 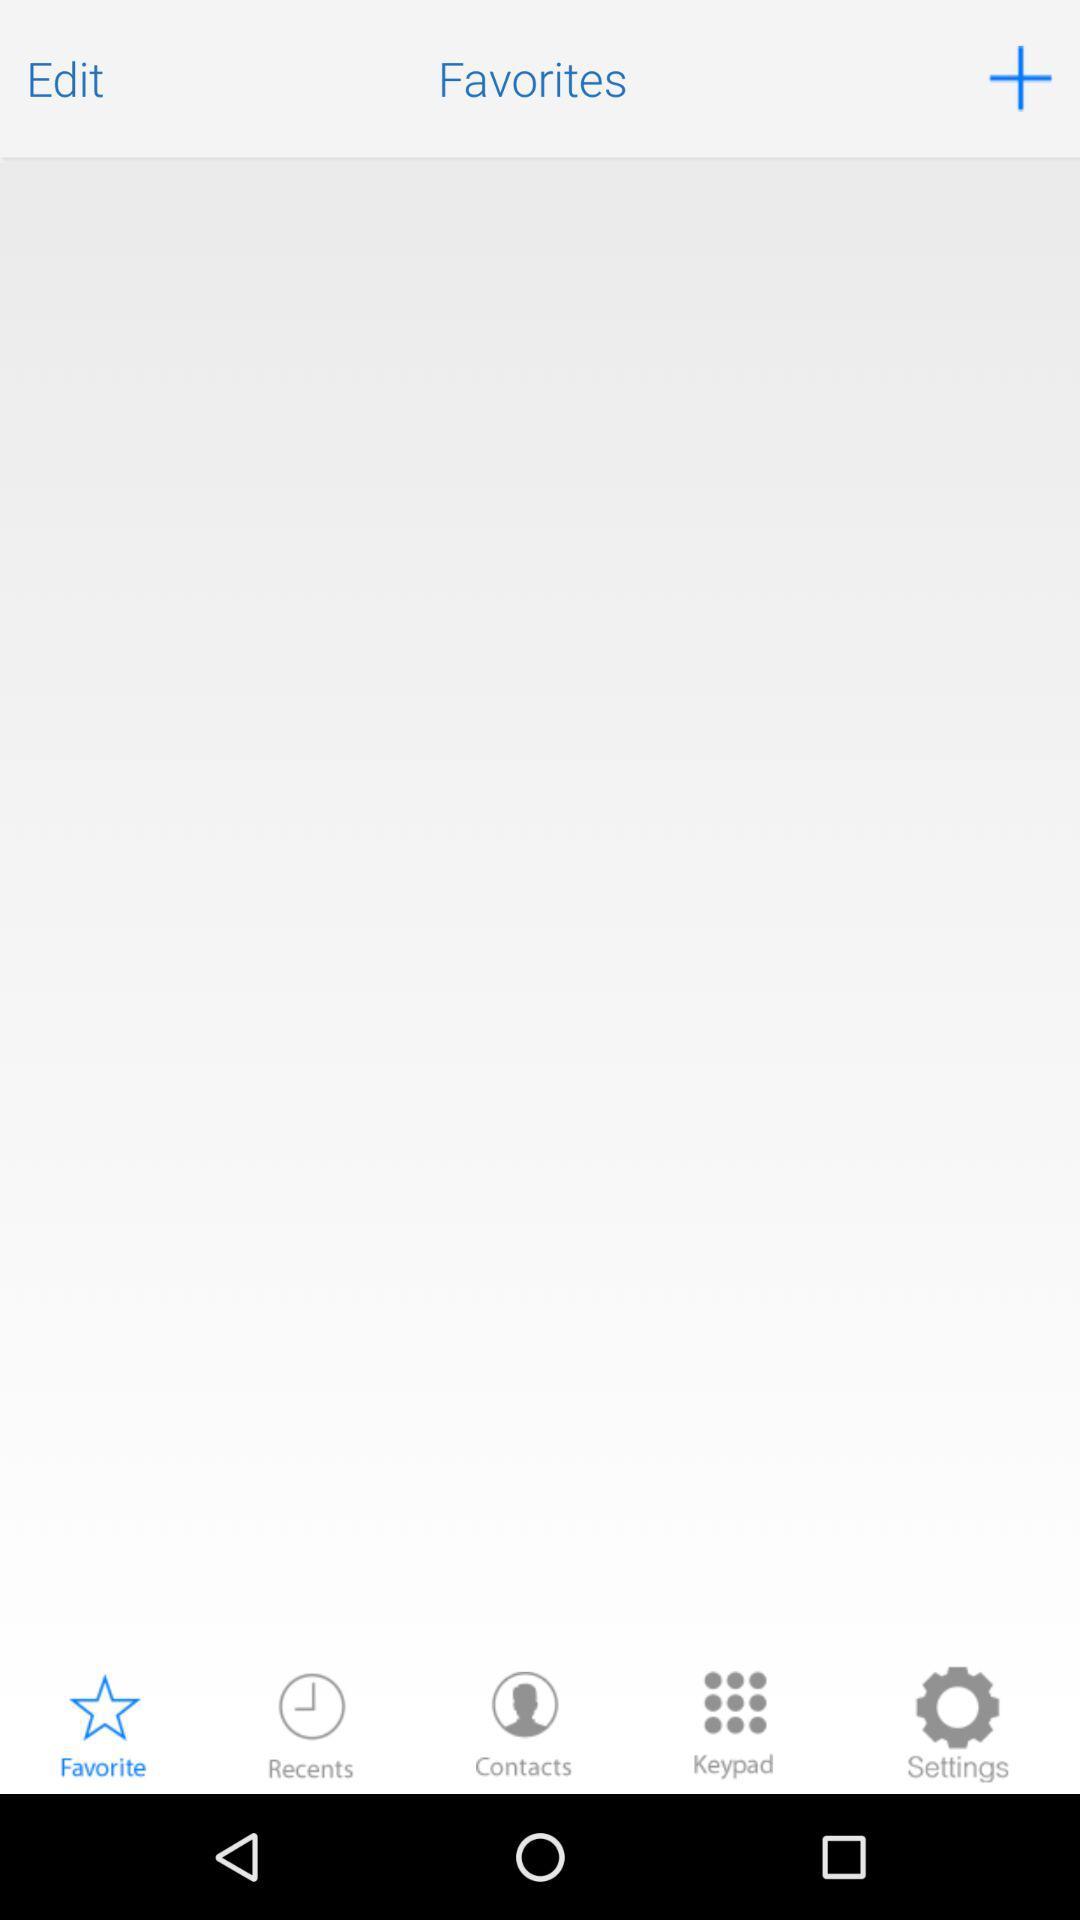 I want to click on open keypad, so click(x=733, y=1723).